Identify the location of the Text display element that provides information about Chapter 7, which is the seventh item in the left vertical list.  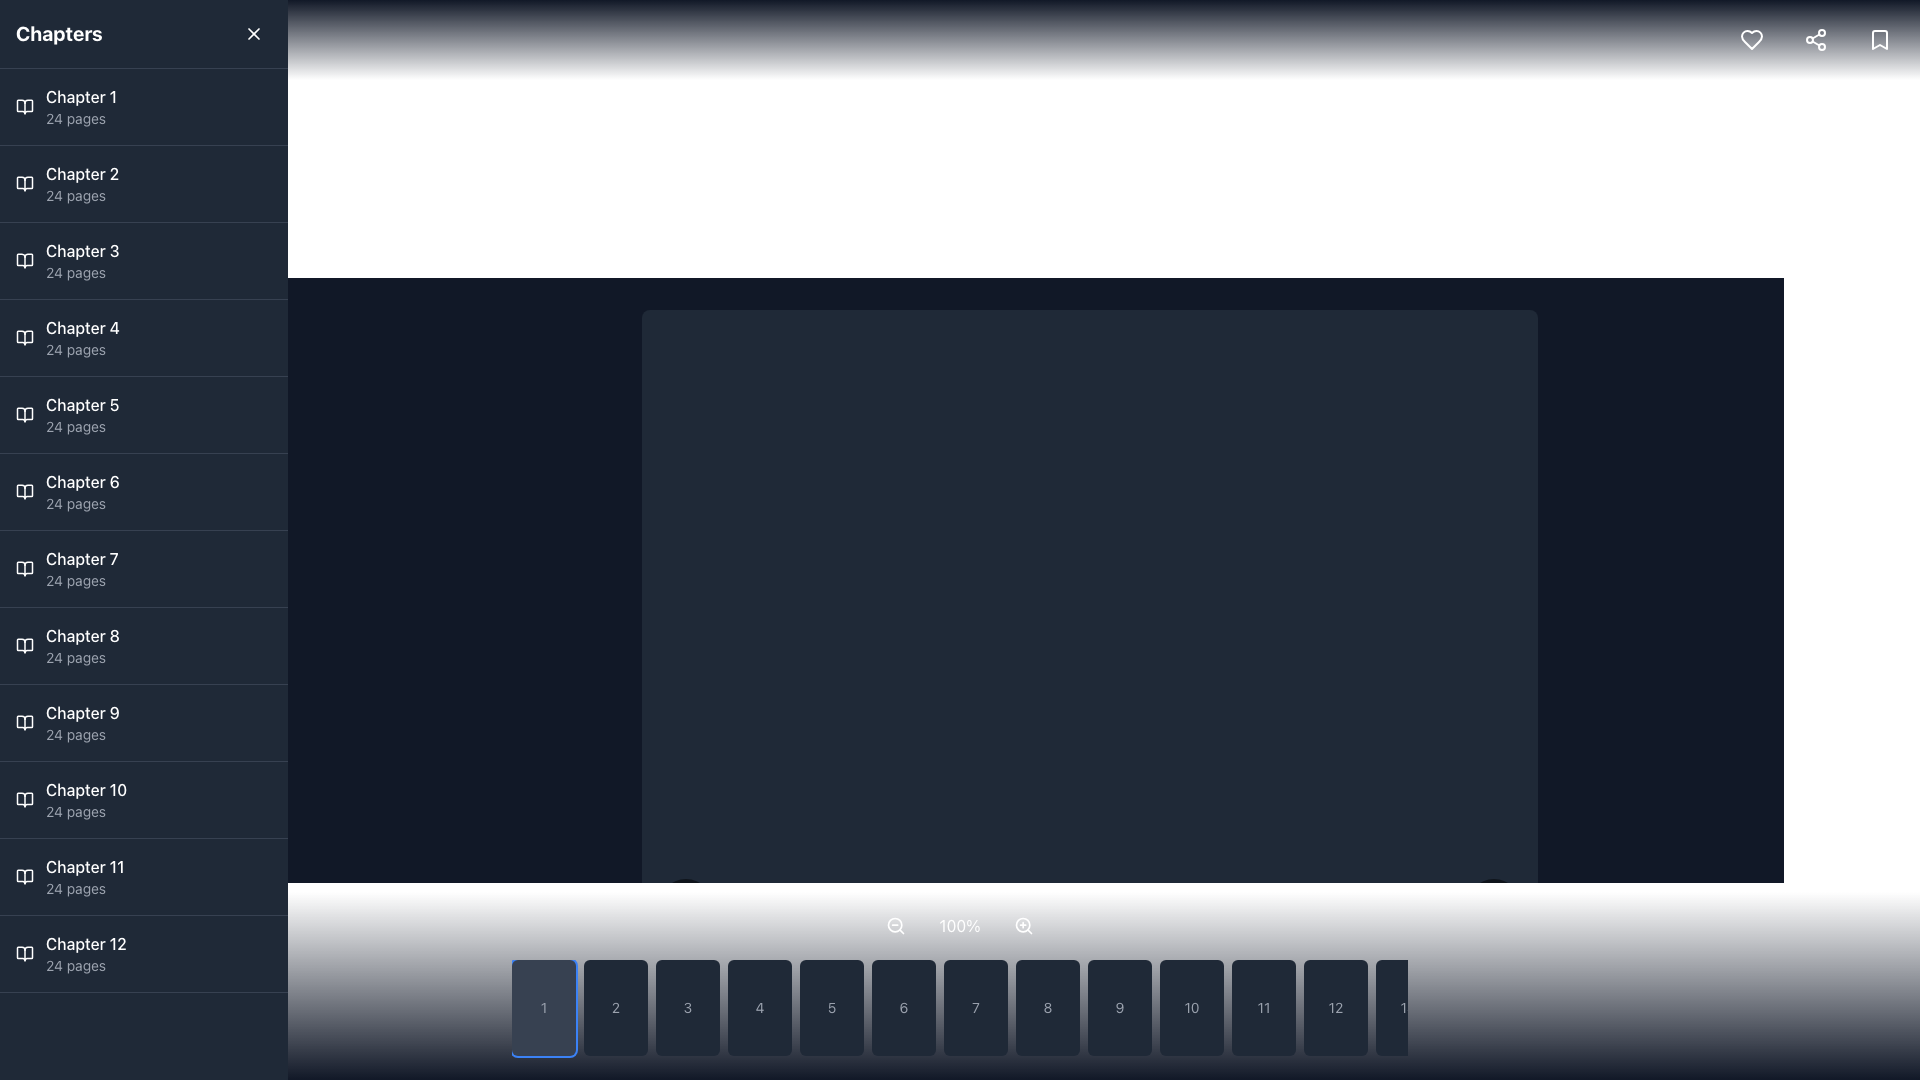
(81, 569).